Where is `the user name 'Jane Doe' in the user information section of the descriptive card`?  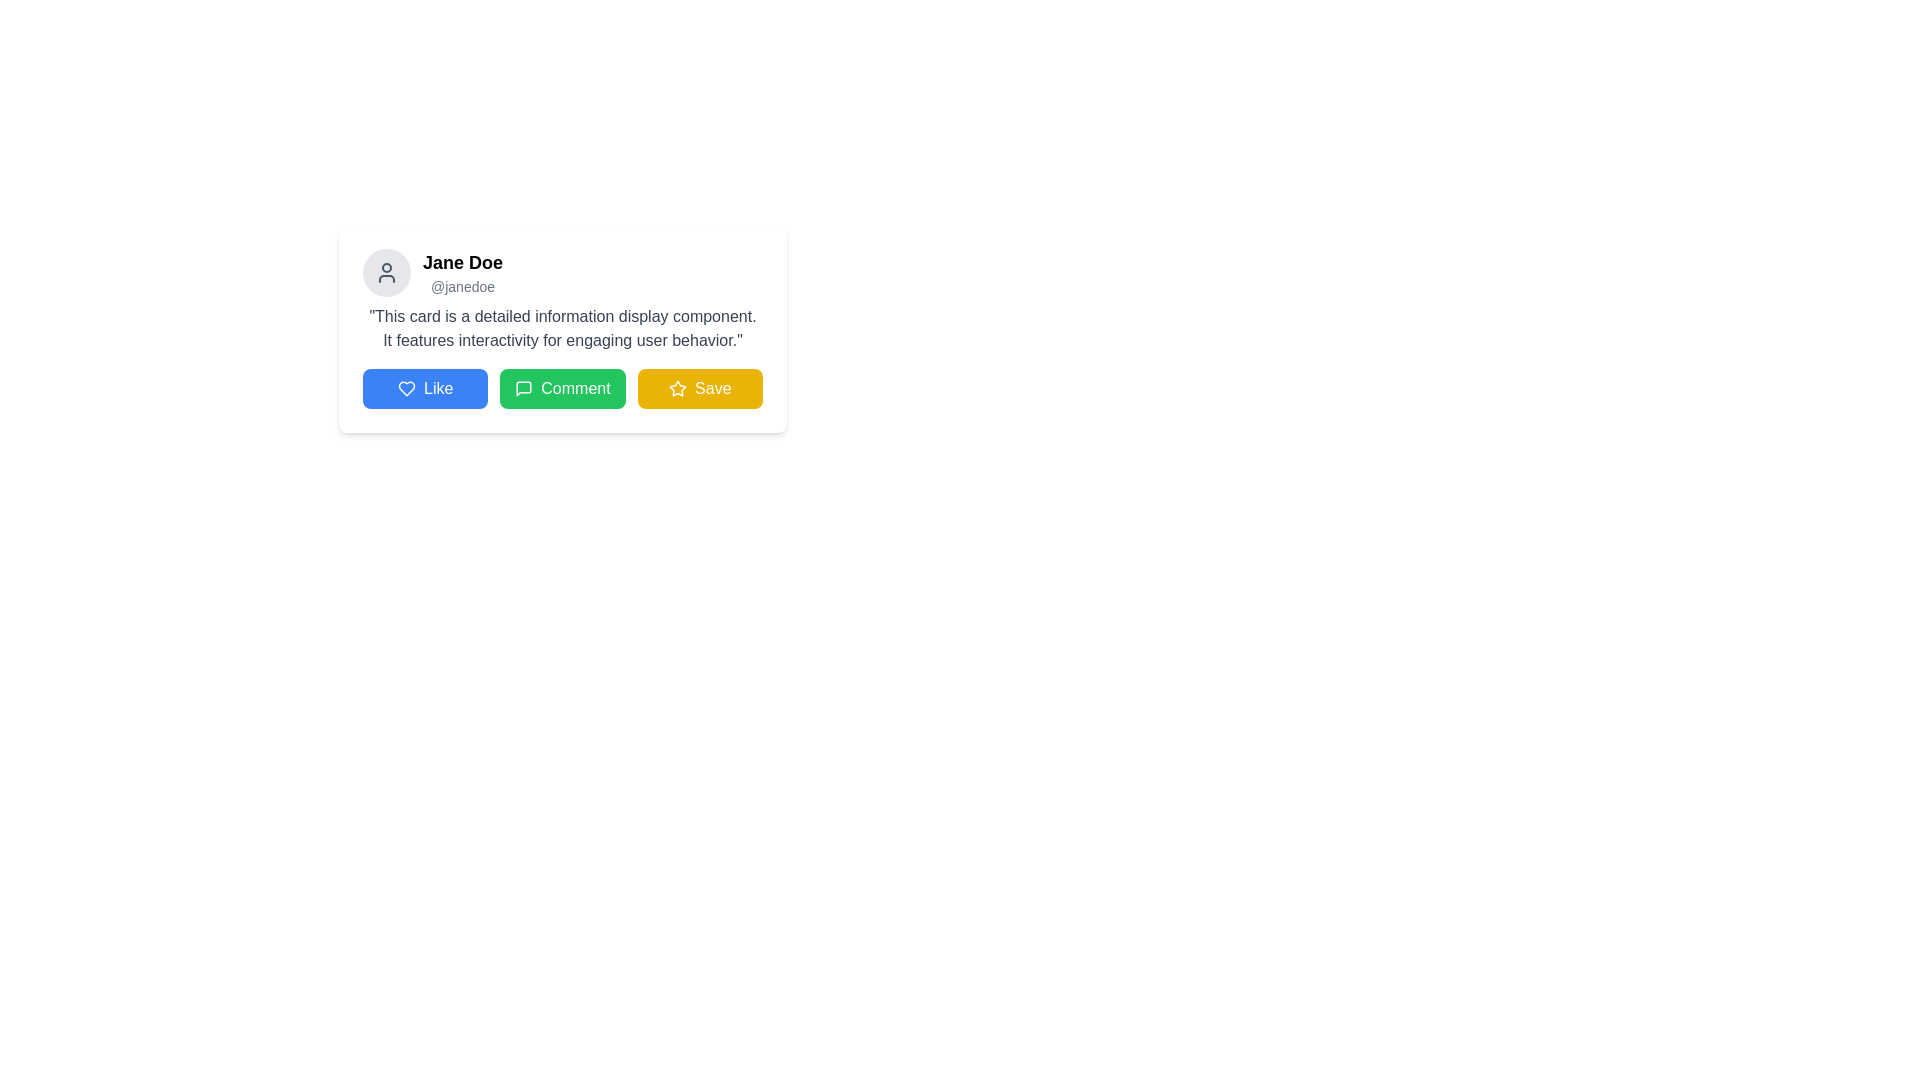
the user name 'Jane Doe' in the user information section of the descriptive card is located at coordinates (561, 300).